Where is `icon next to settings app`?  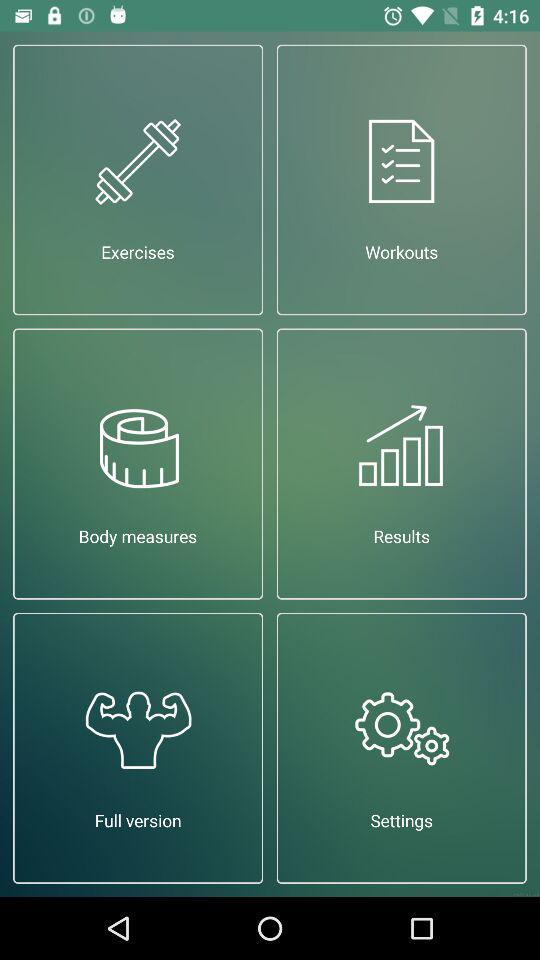
icon next to settings app is located at coordinates (137, 747).